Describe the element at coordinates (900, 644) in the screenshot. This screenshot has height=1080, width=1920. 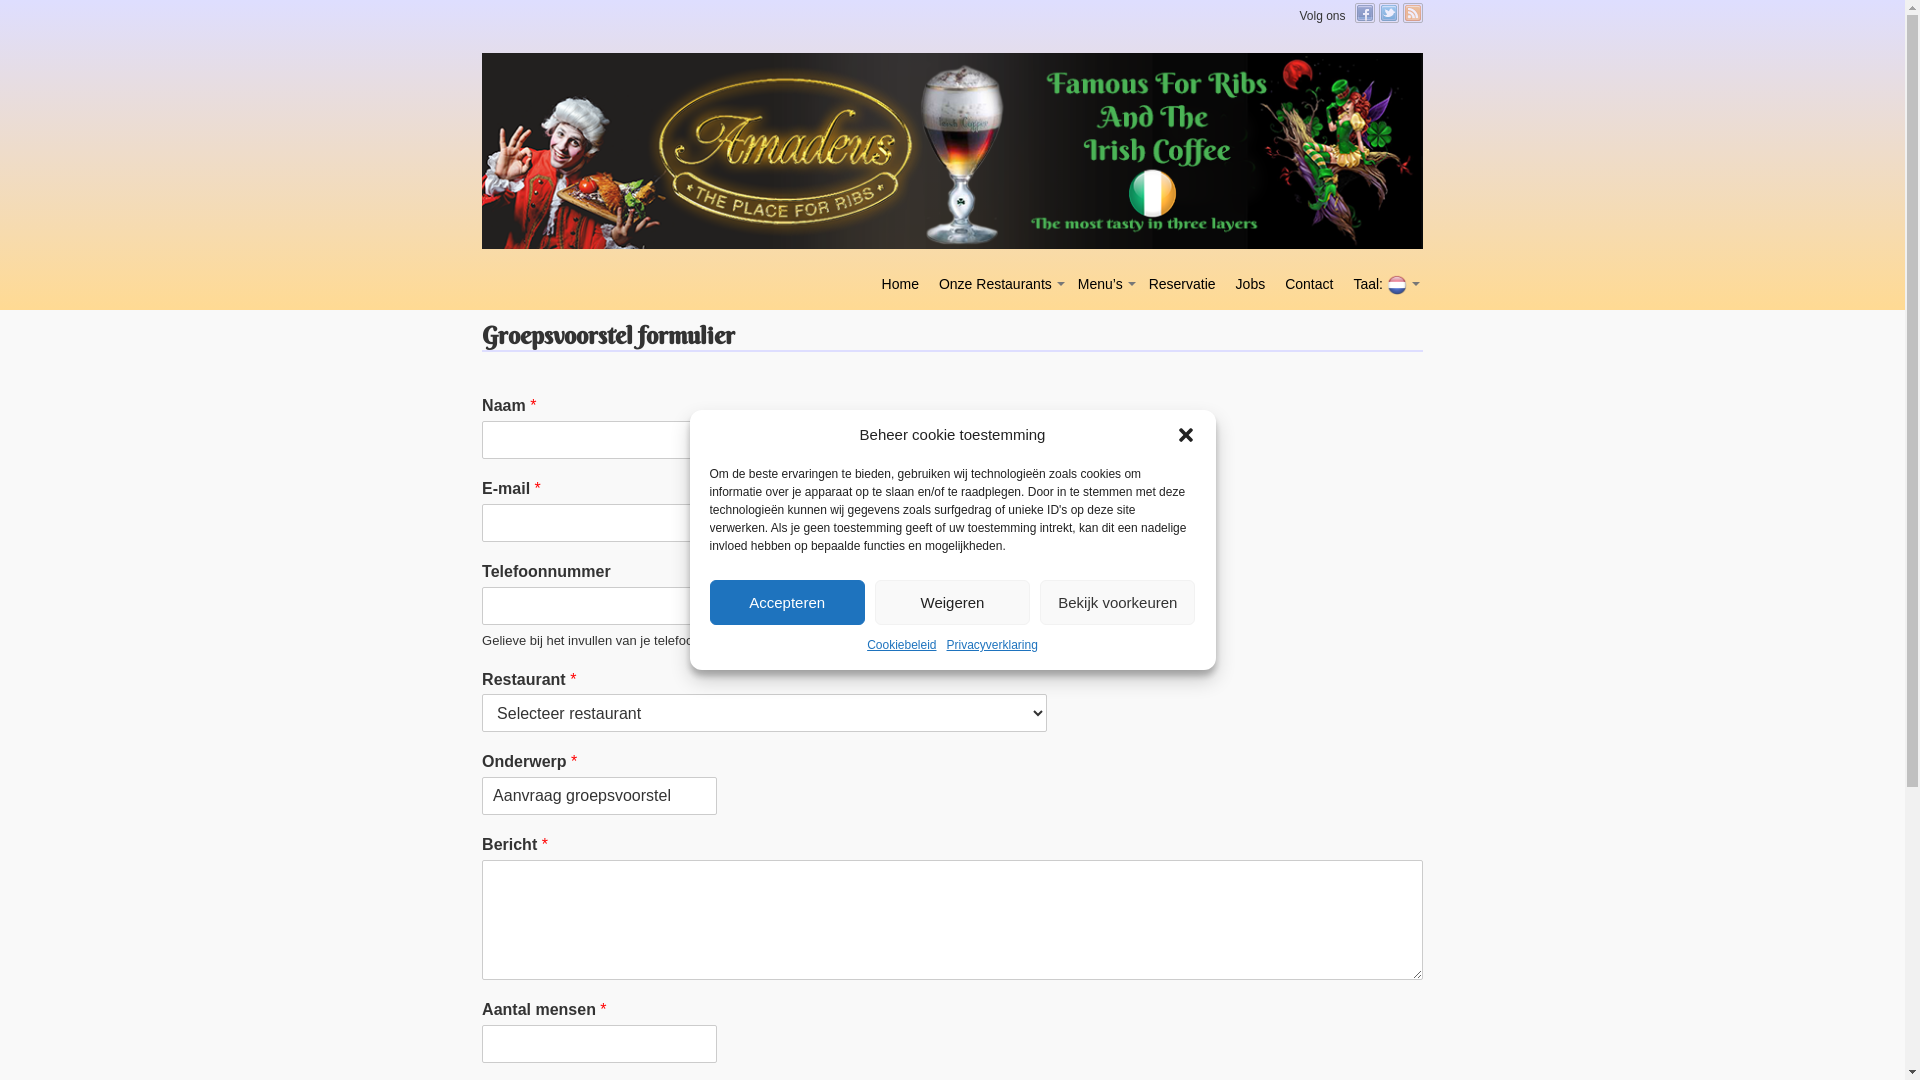
I see `'Cookiebeleid'` at that location.